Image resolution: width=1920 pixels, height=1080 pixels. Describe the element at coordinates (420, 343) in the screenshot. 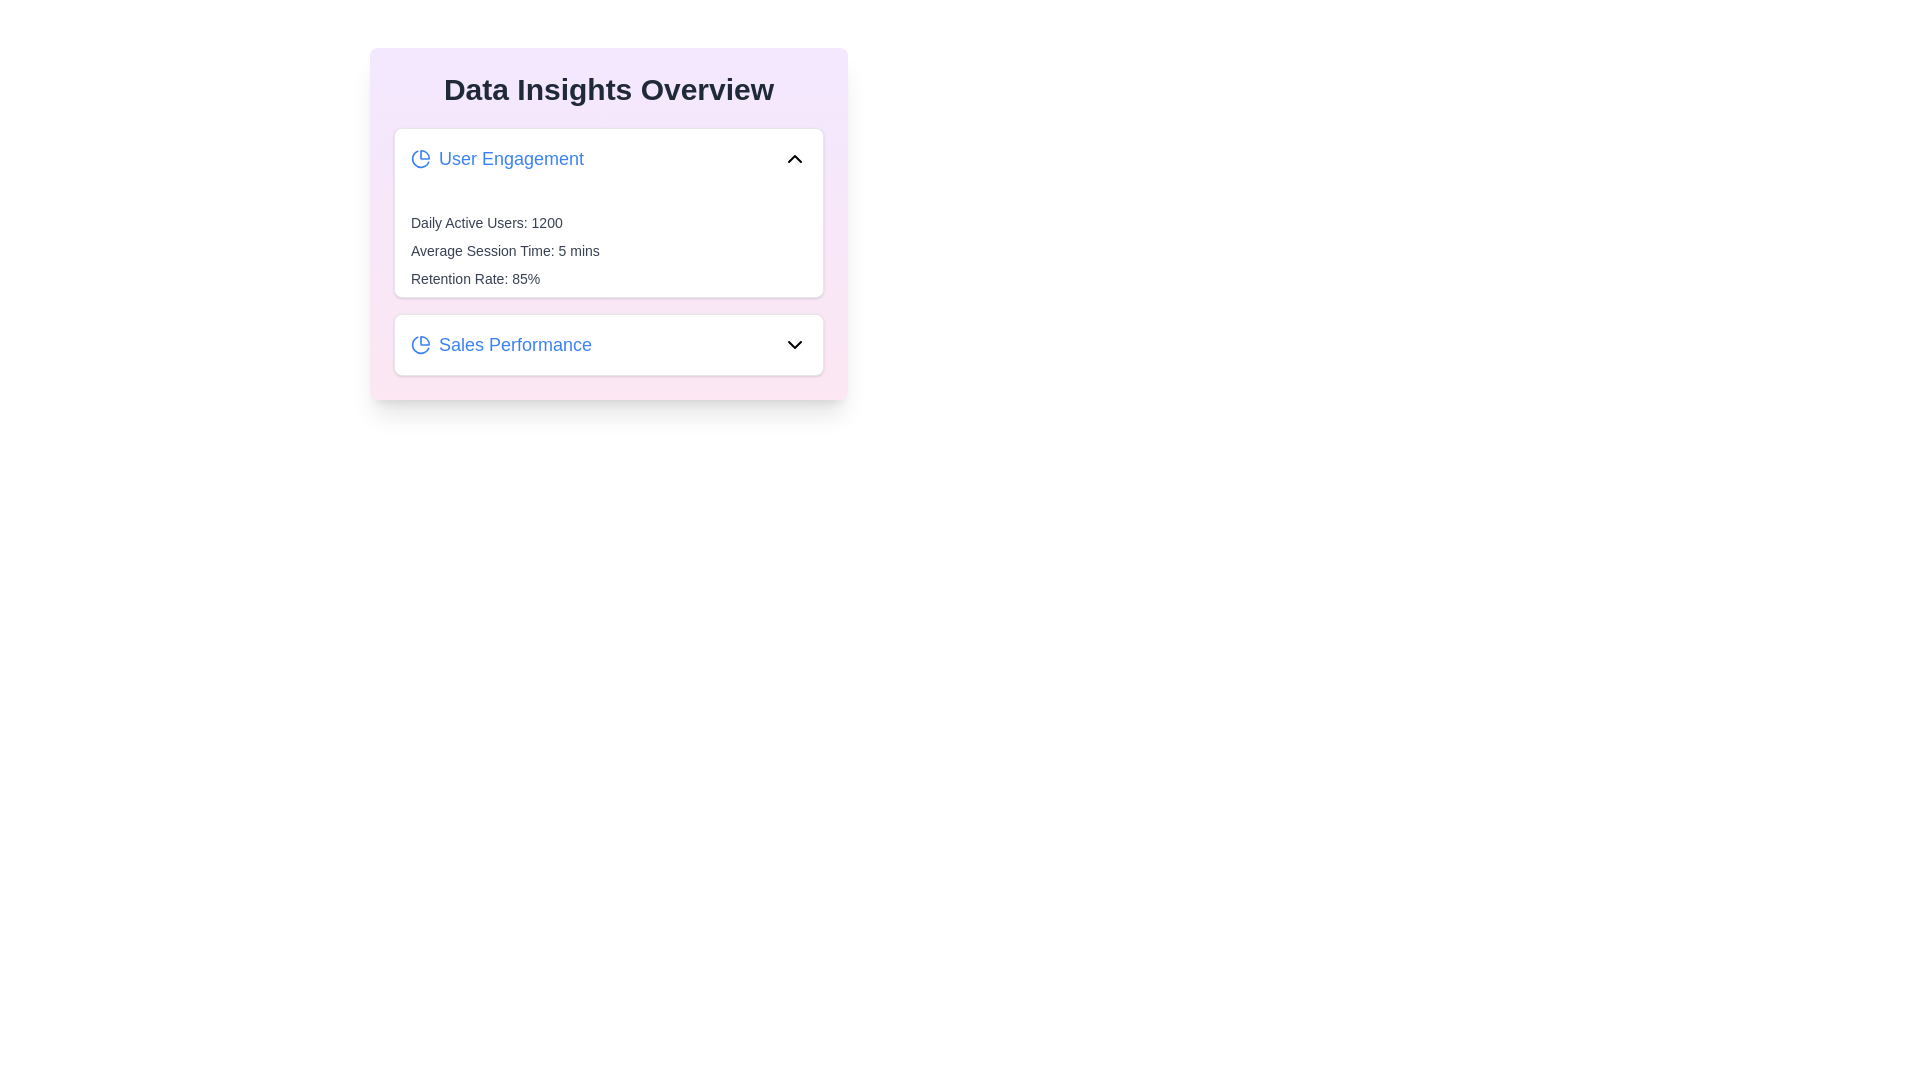

I see `the icon next to the category title Sales Performance` at that location.